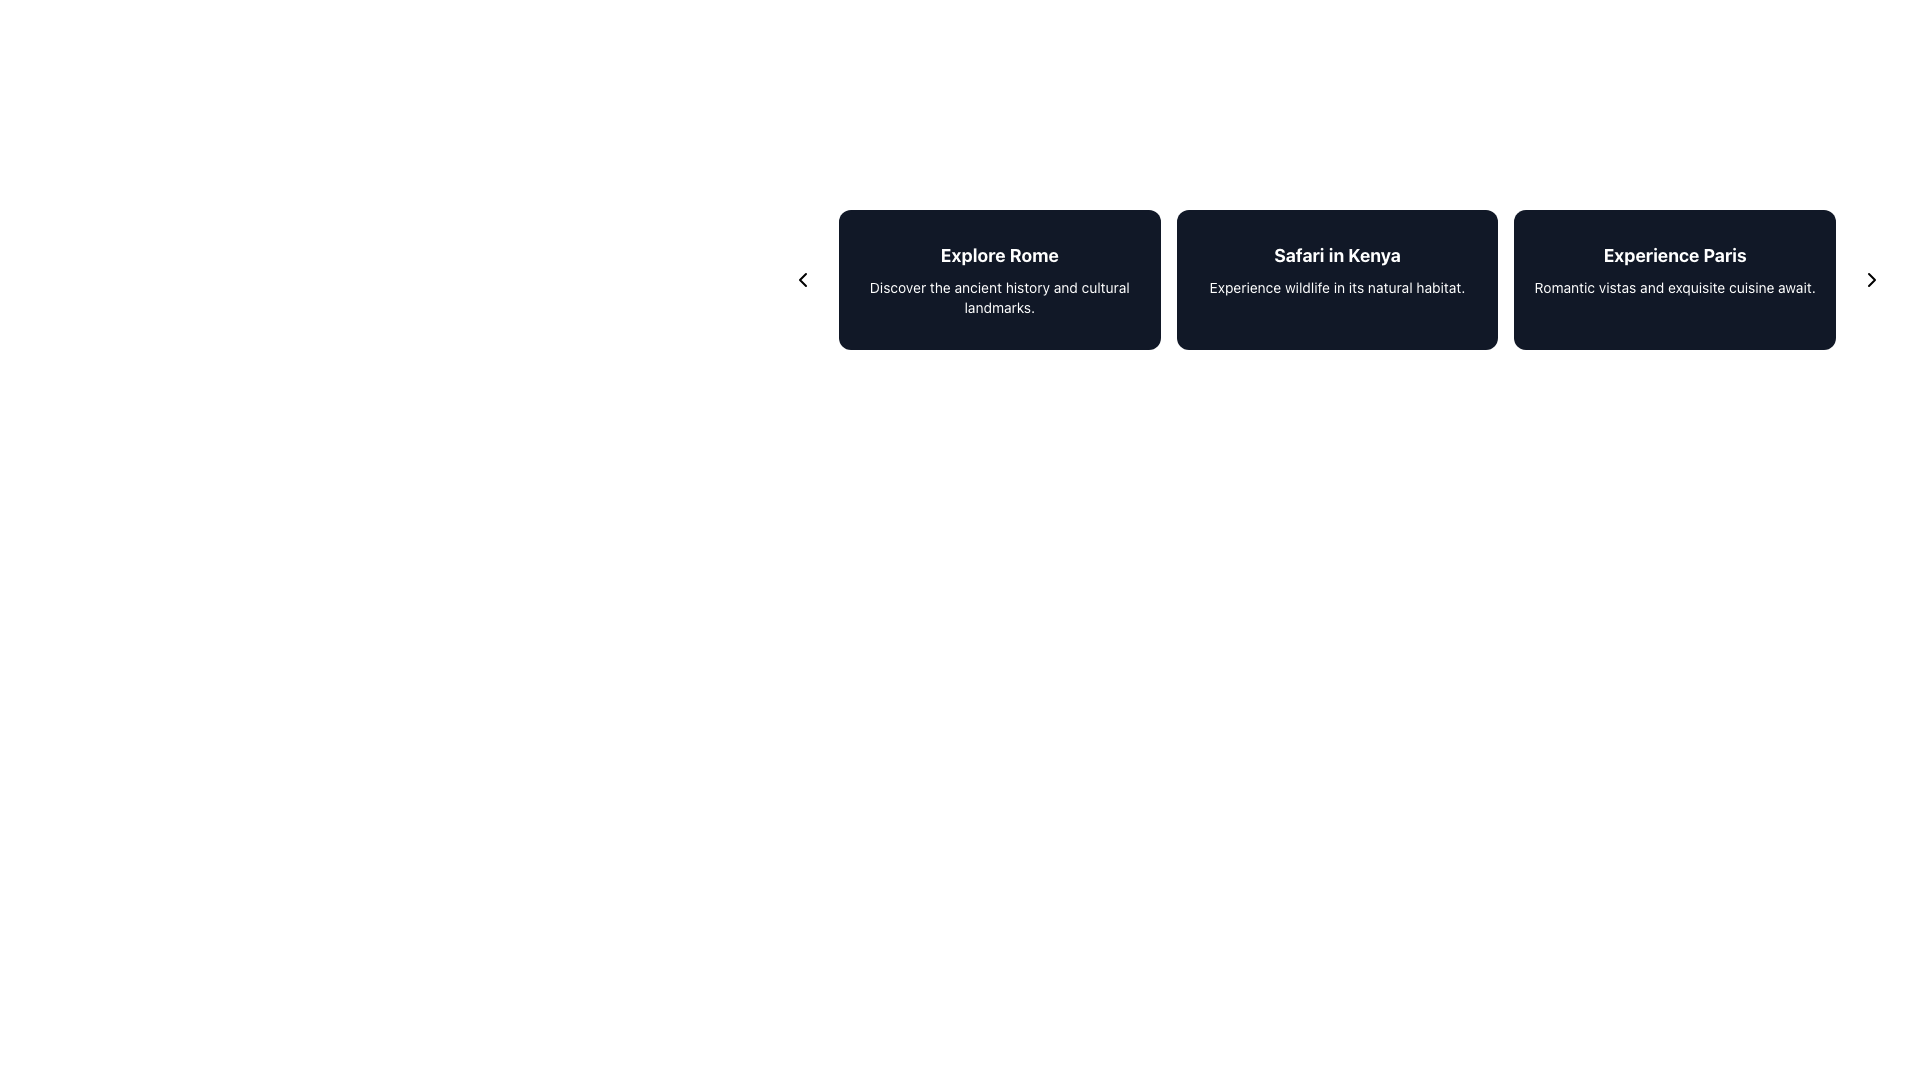  Describe the element at coordinates (999, 297) in the screenshot. I see `text content of the Text Label that contains the phrase 'Discover the ancient history and cultural landmarks.' positioned beneath the title 'Explore Rome.'` at that location.